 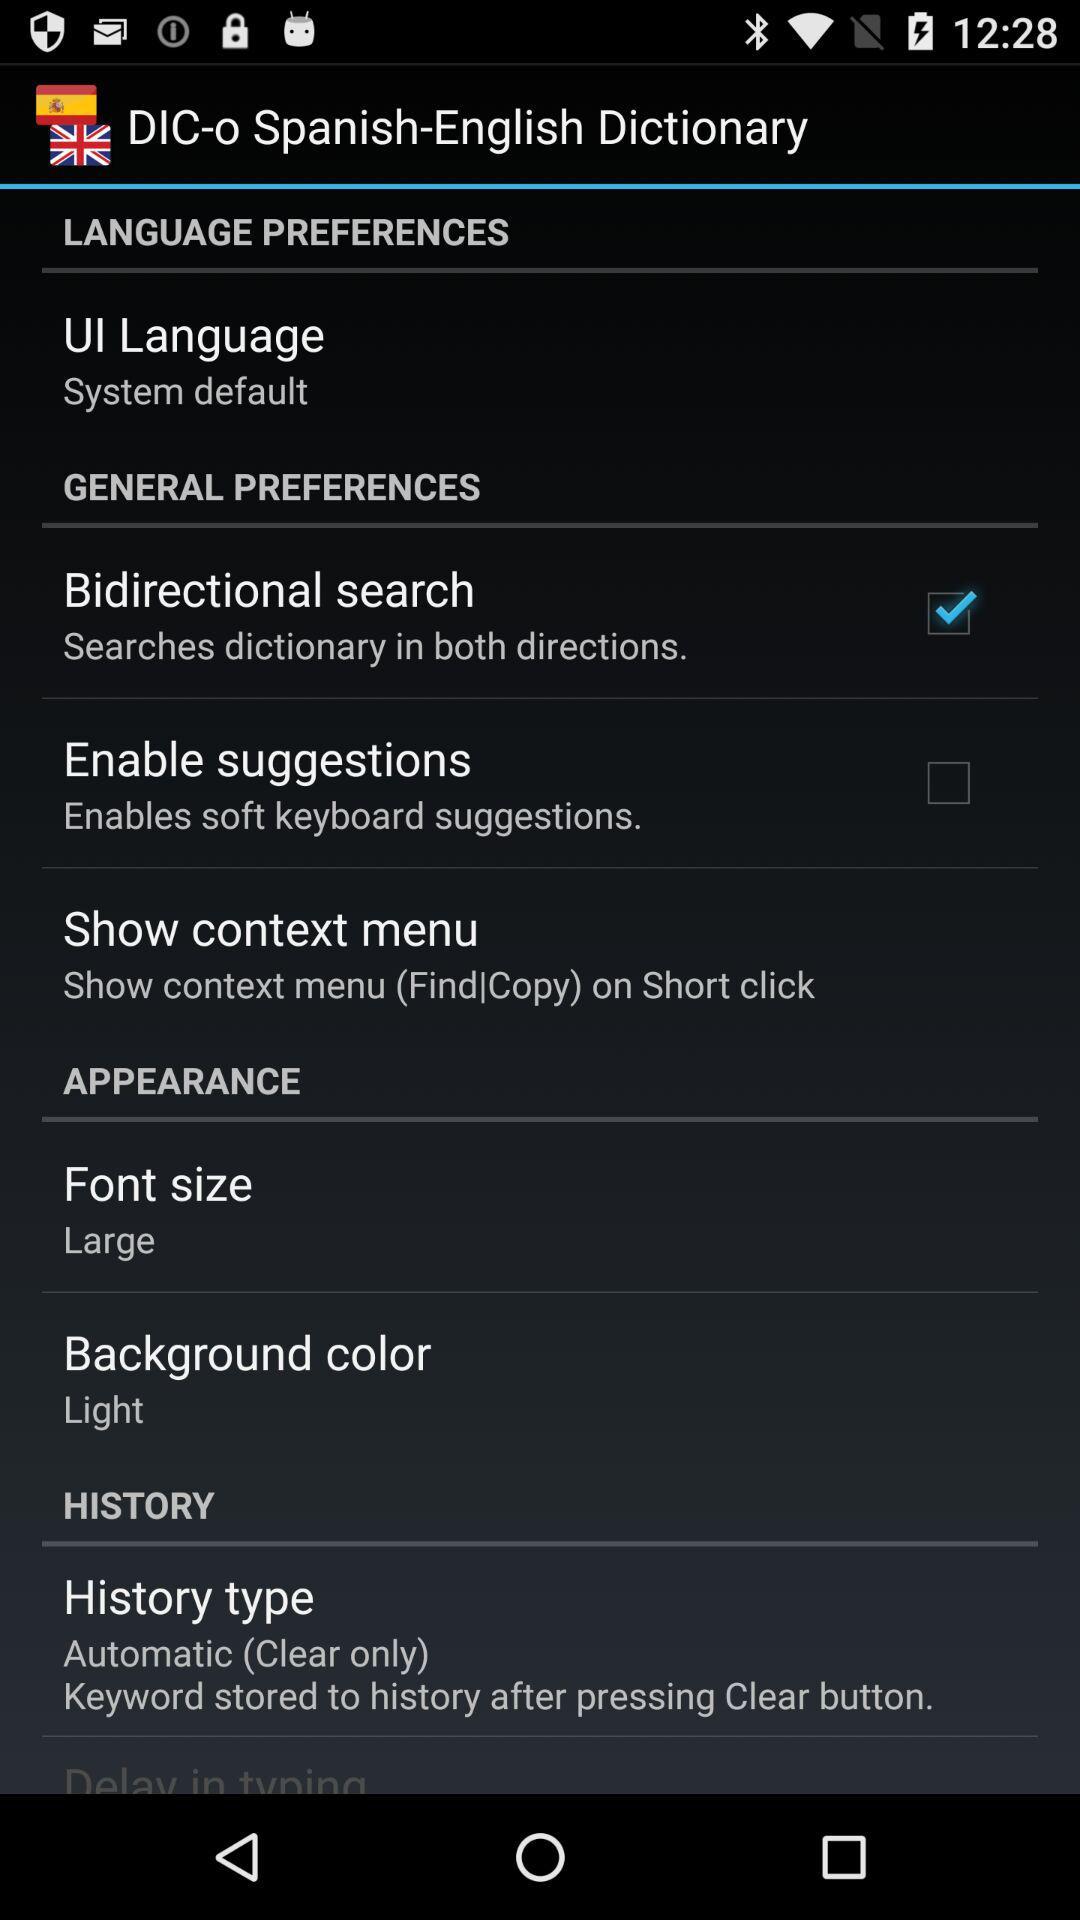 What do you see at coordinates (109, 1237) in the screenshot?
I see `app above the background color` at bounding box center [109, 1237].